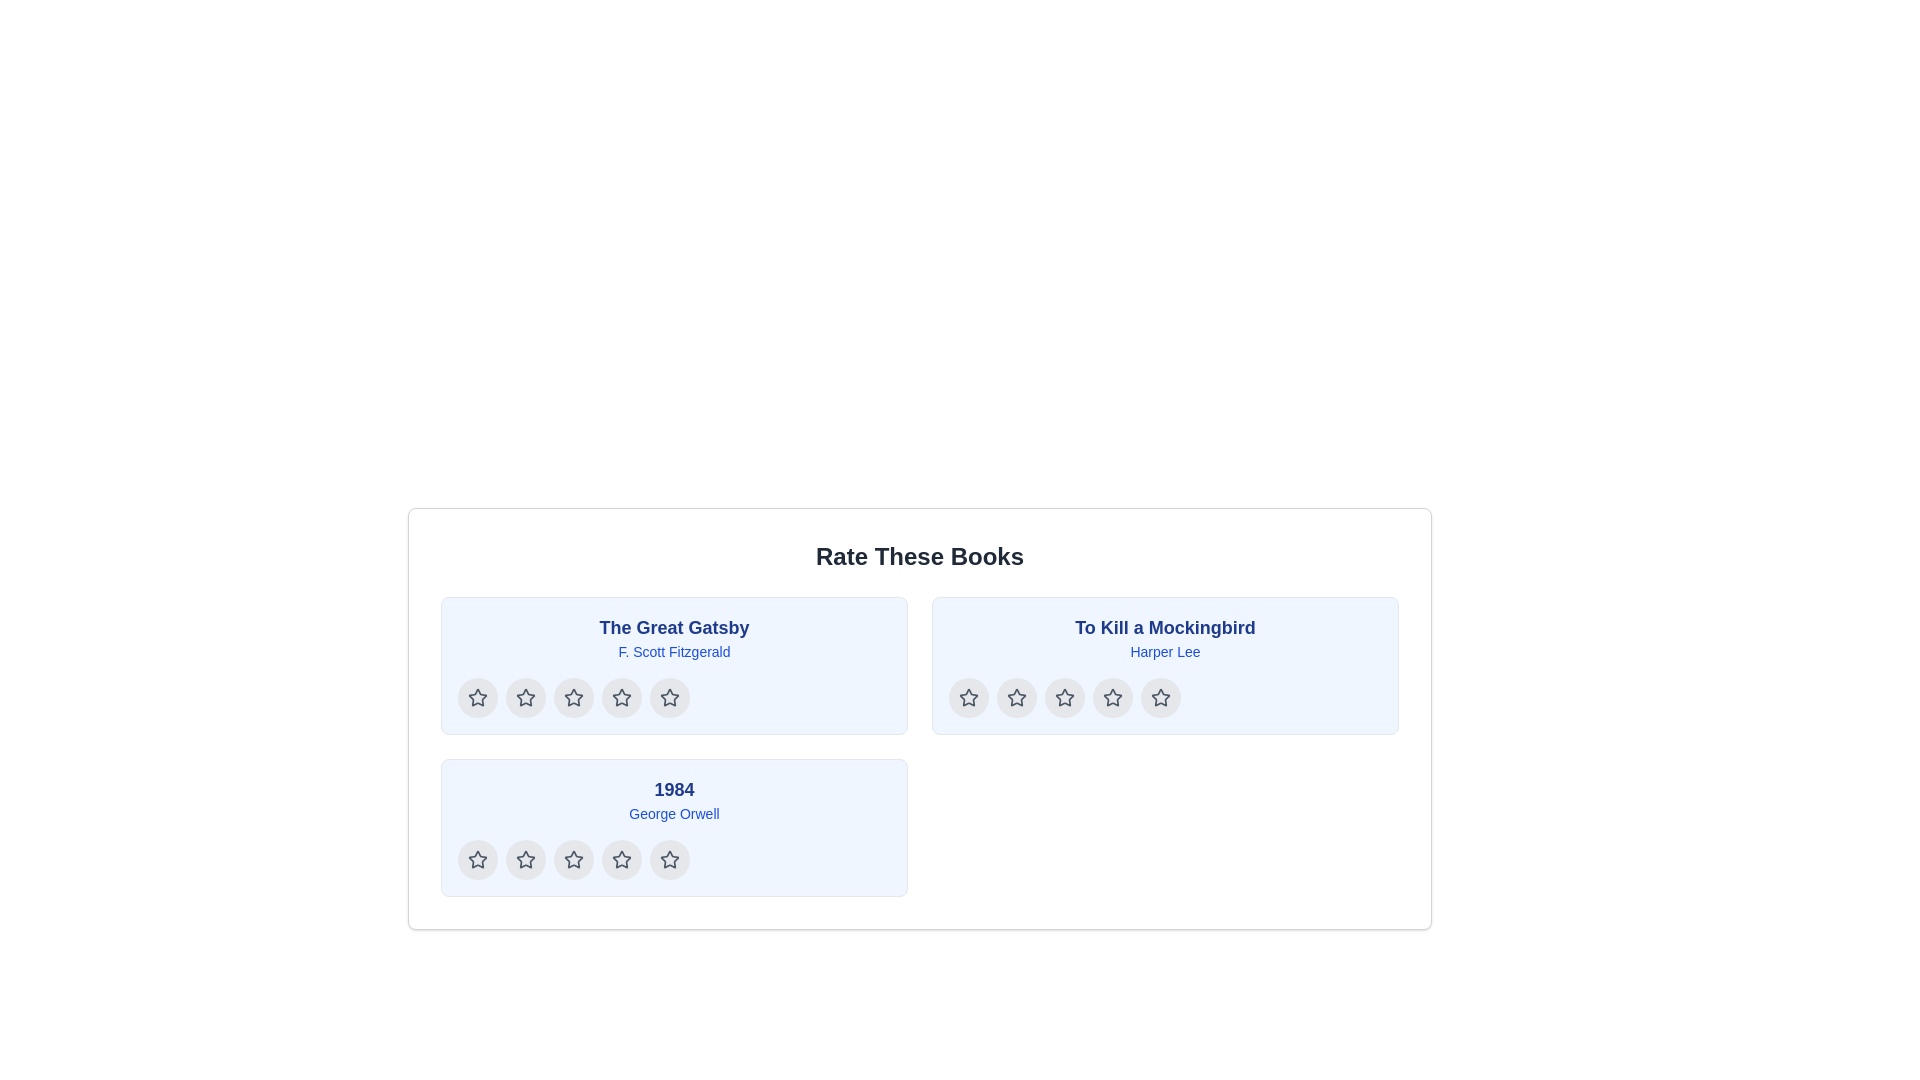 Image resolution: width=1920 pixels, height=1080 pixels. I want to click on the second star icon button for the book '1984' by George Orwell, so click(573, 859).